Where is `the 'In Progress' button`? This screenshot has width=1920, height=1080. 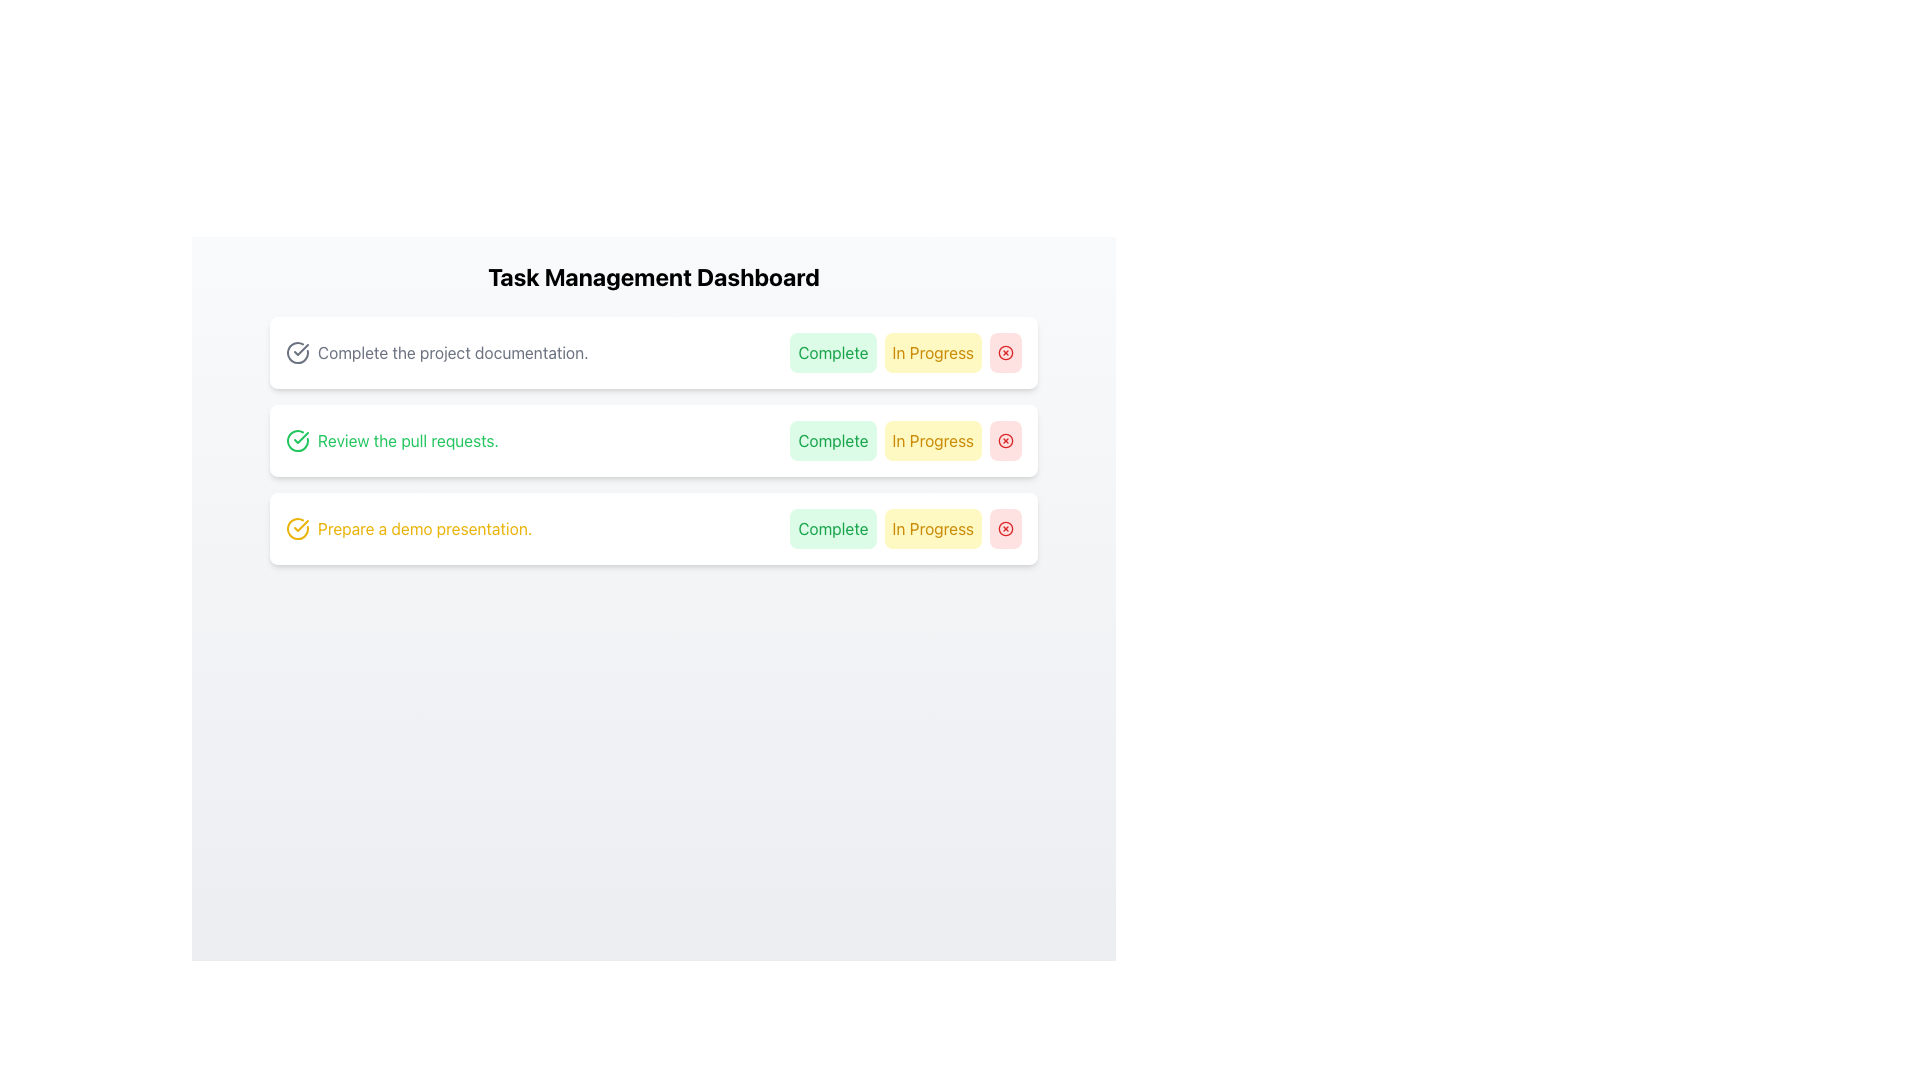 the 'In Progress' button is located at coordinates (932, 439).